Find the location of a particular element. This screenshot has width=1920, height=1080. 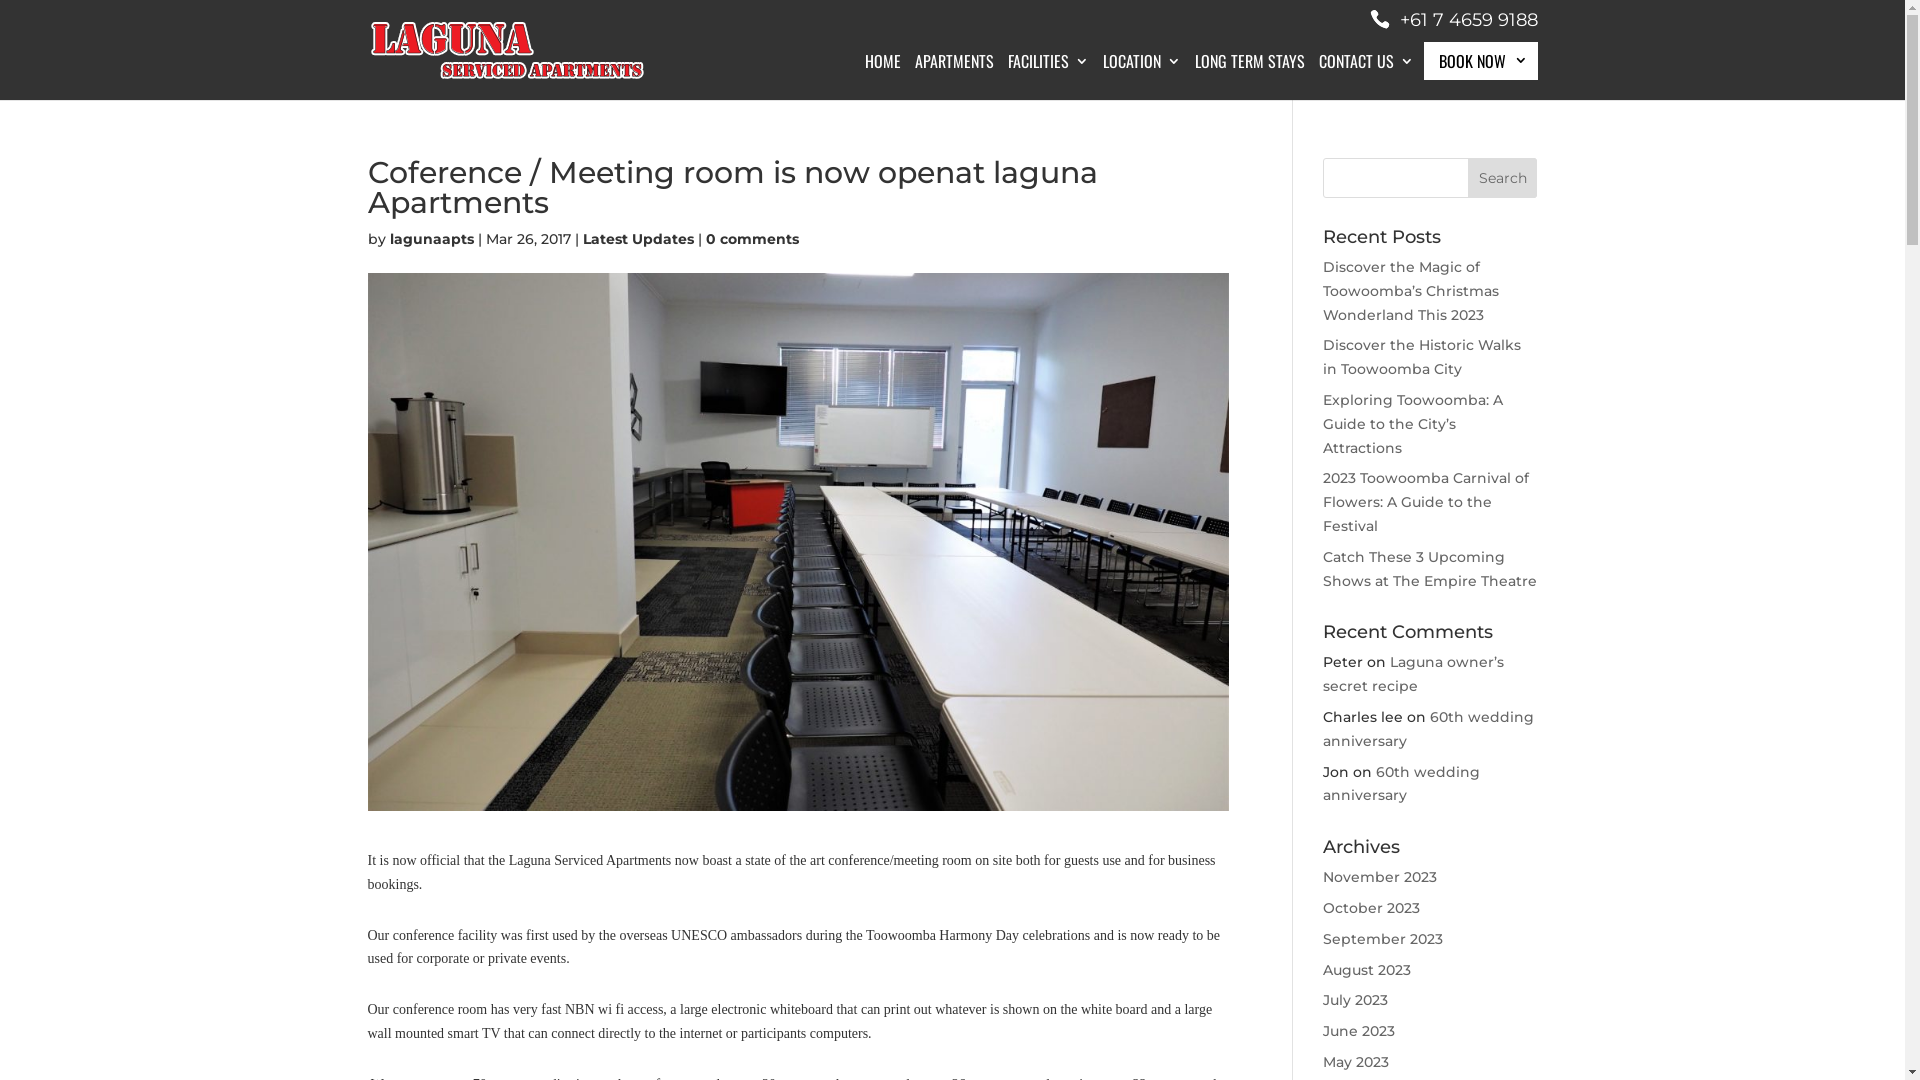

'lagunaapts' is located at coordinates (389, 238).